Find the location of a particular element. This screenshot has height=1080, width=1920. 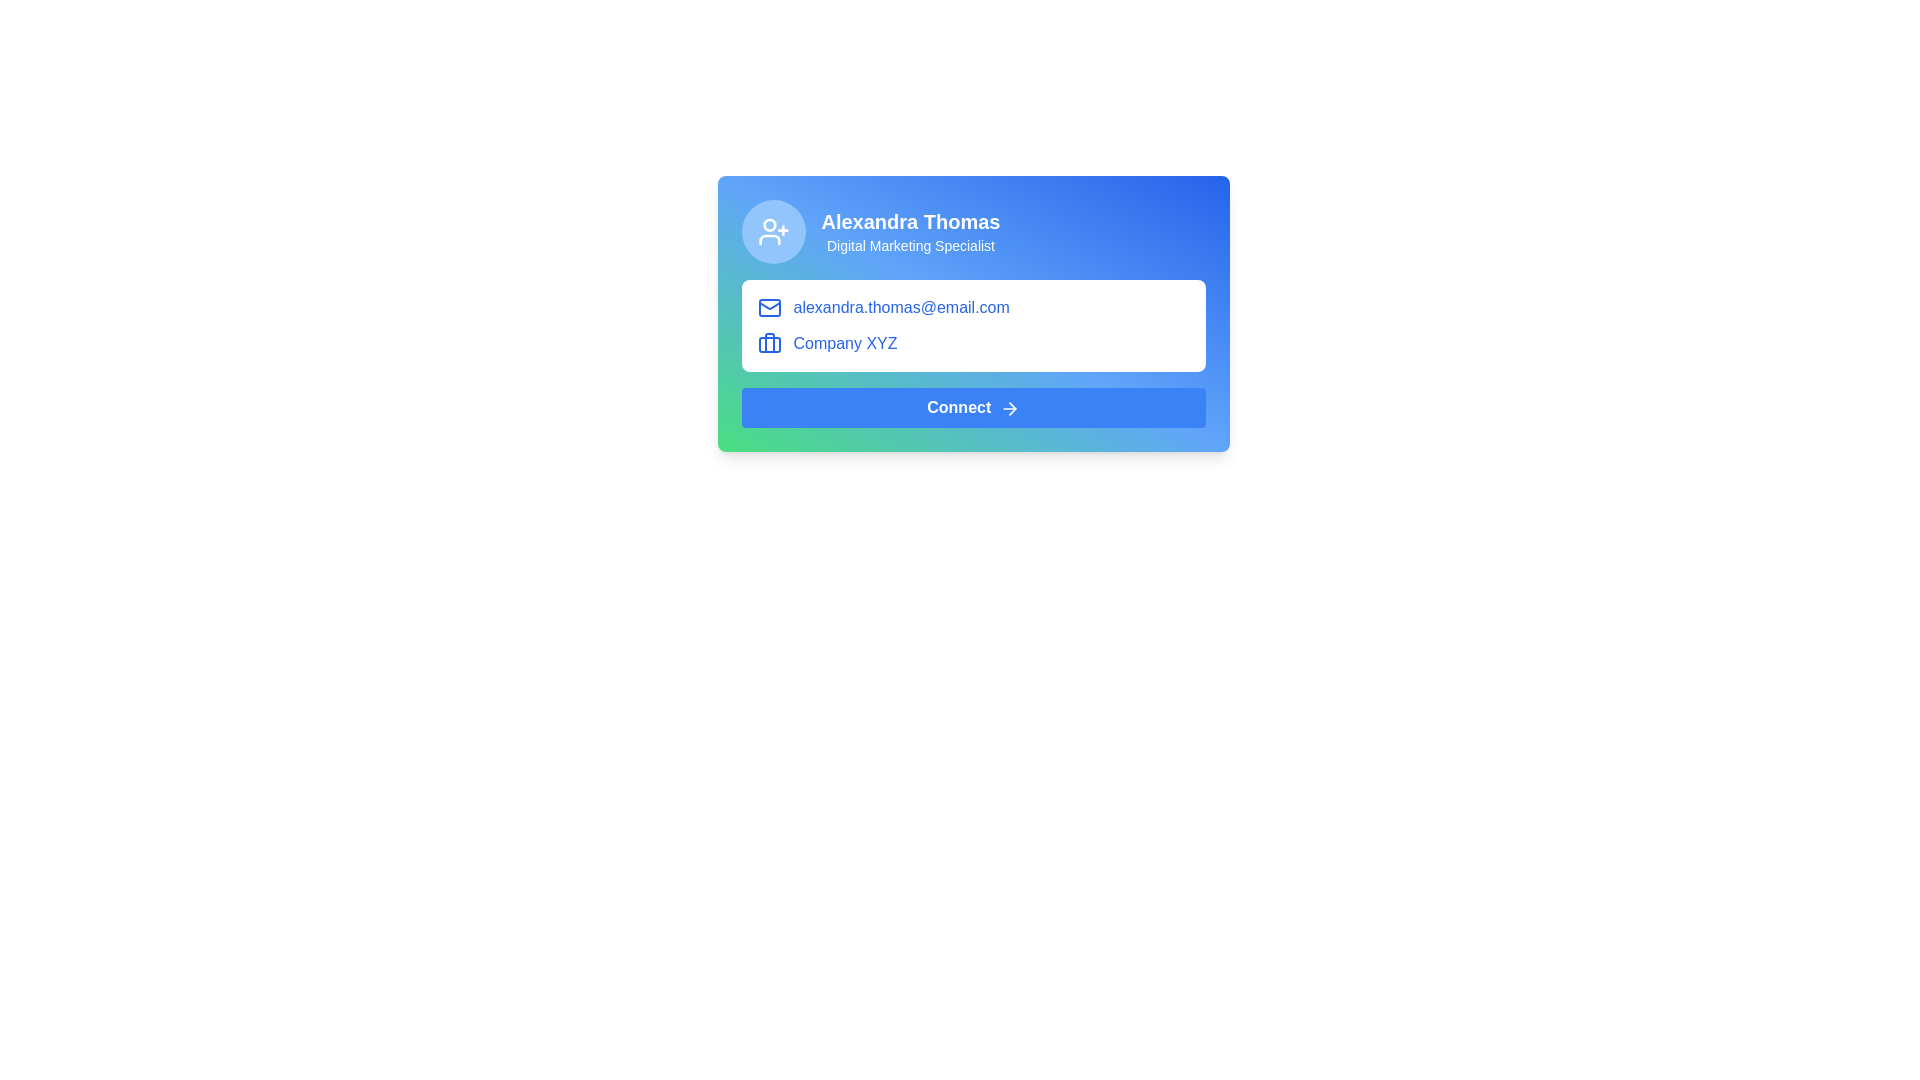

contact details displayed in the information block located below the name and role section of 'Alexandra Thomas, Digital Marketing Specialist' and above the 'Connect' button is located at coordinates (973, 325).